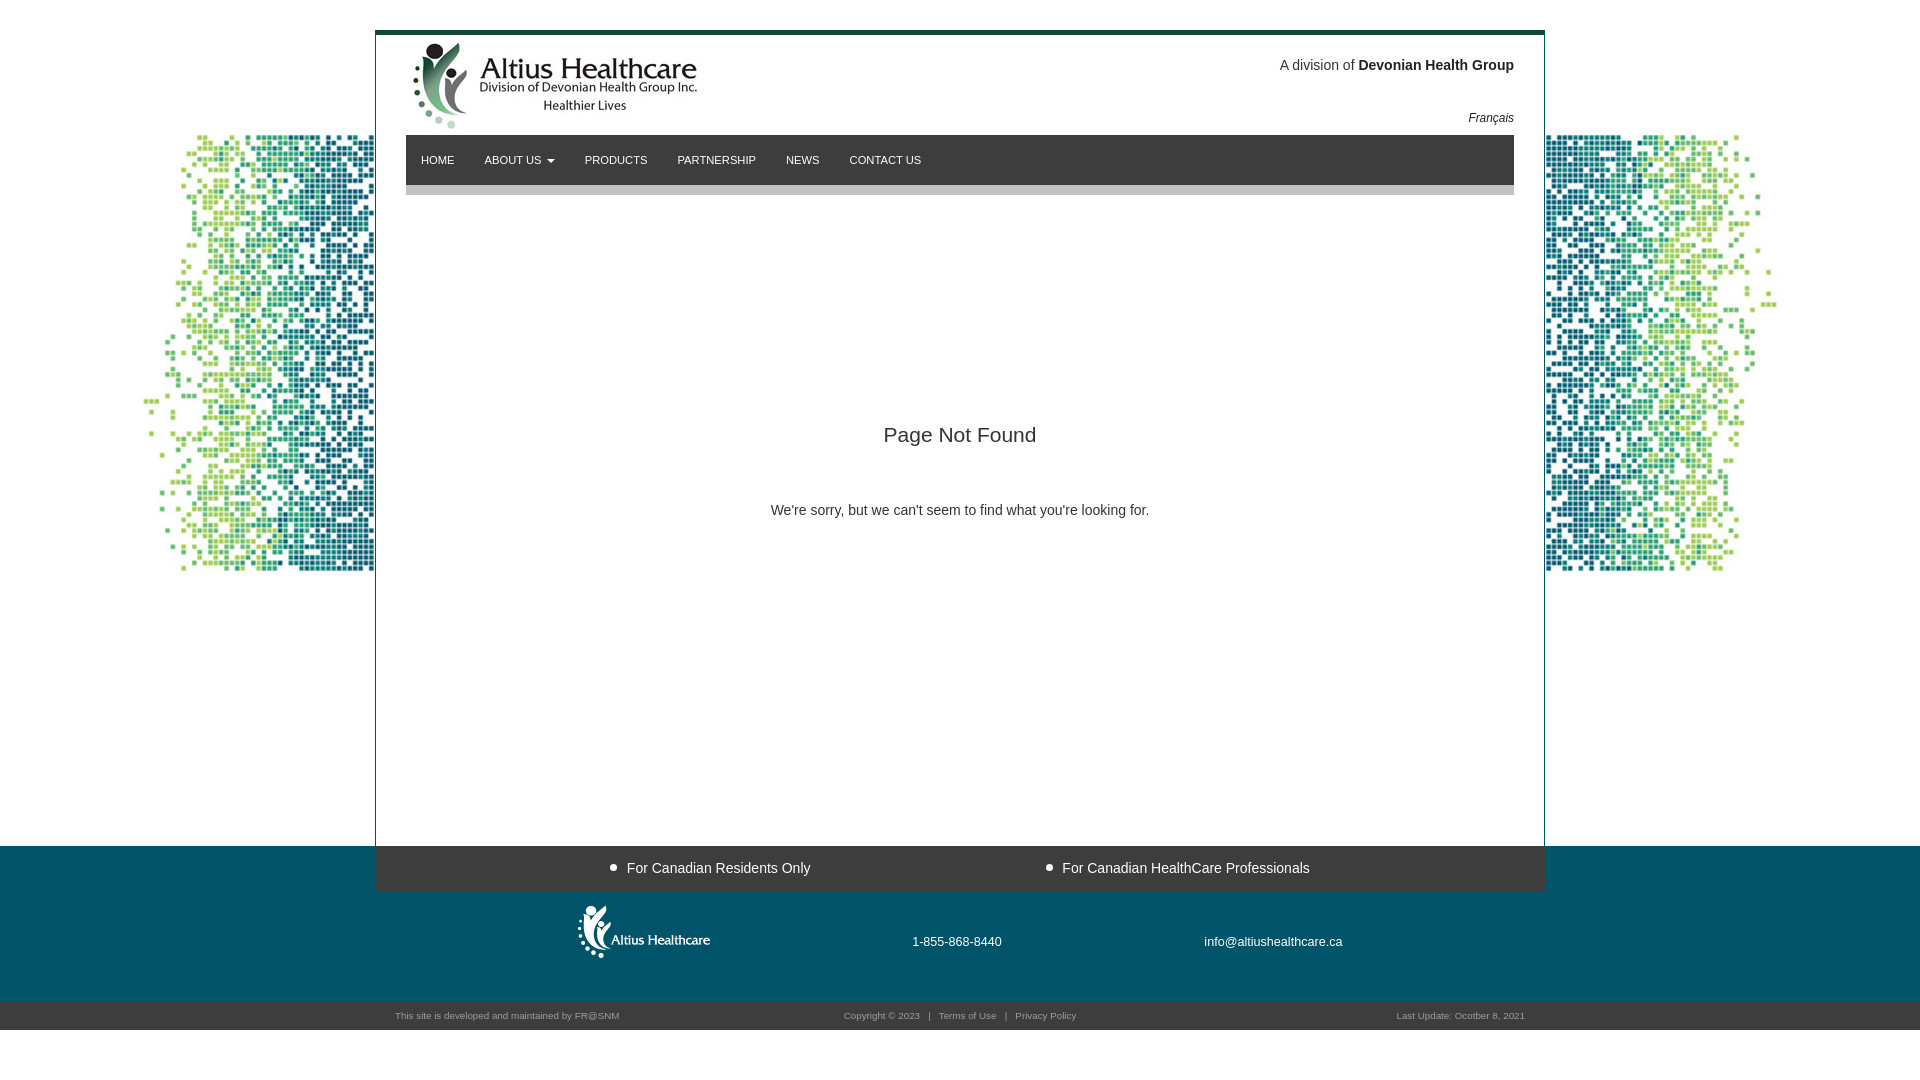 Image resolution: width=1920 pixels, height=1080 pixels. What do you see at coordinates (968, 1015) in the screenshot?
I see `'Terms of Use'` at bounding box center [968, 1015].